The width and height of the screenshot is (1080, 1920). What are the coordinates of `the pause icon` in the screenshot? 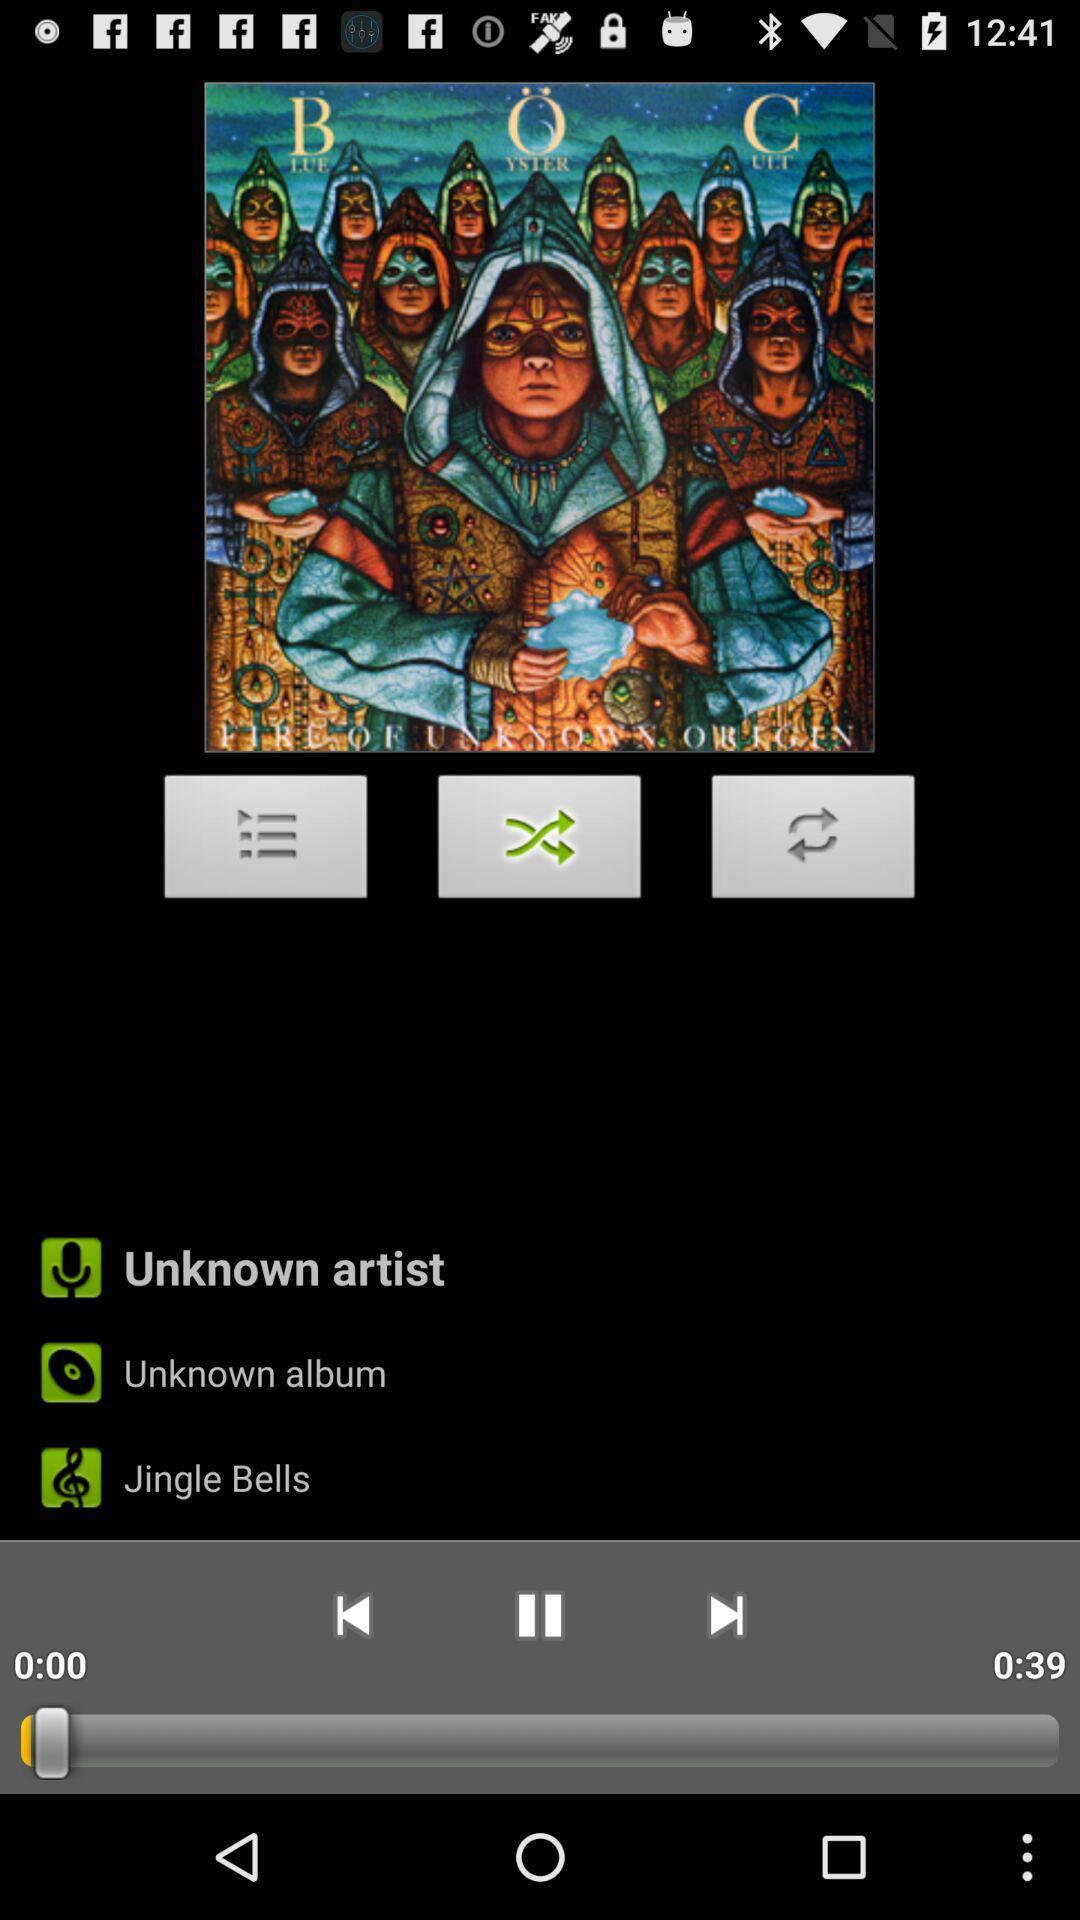 It's located at (538, 1727).